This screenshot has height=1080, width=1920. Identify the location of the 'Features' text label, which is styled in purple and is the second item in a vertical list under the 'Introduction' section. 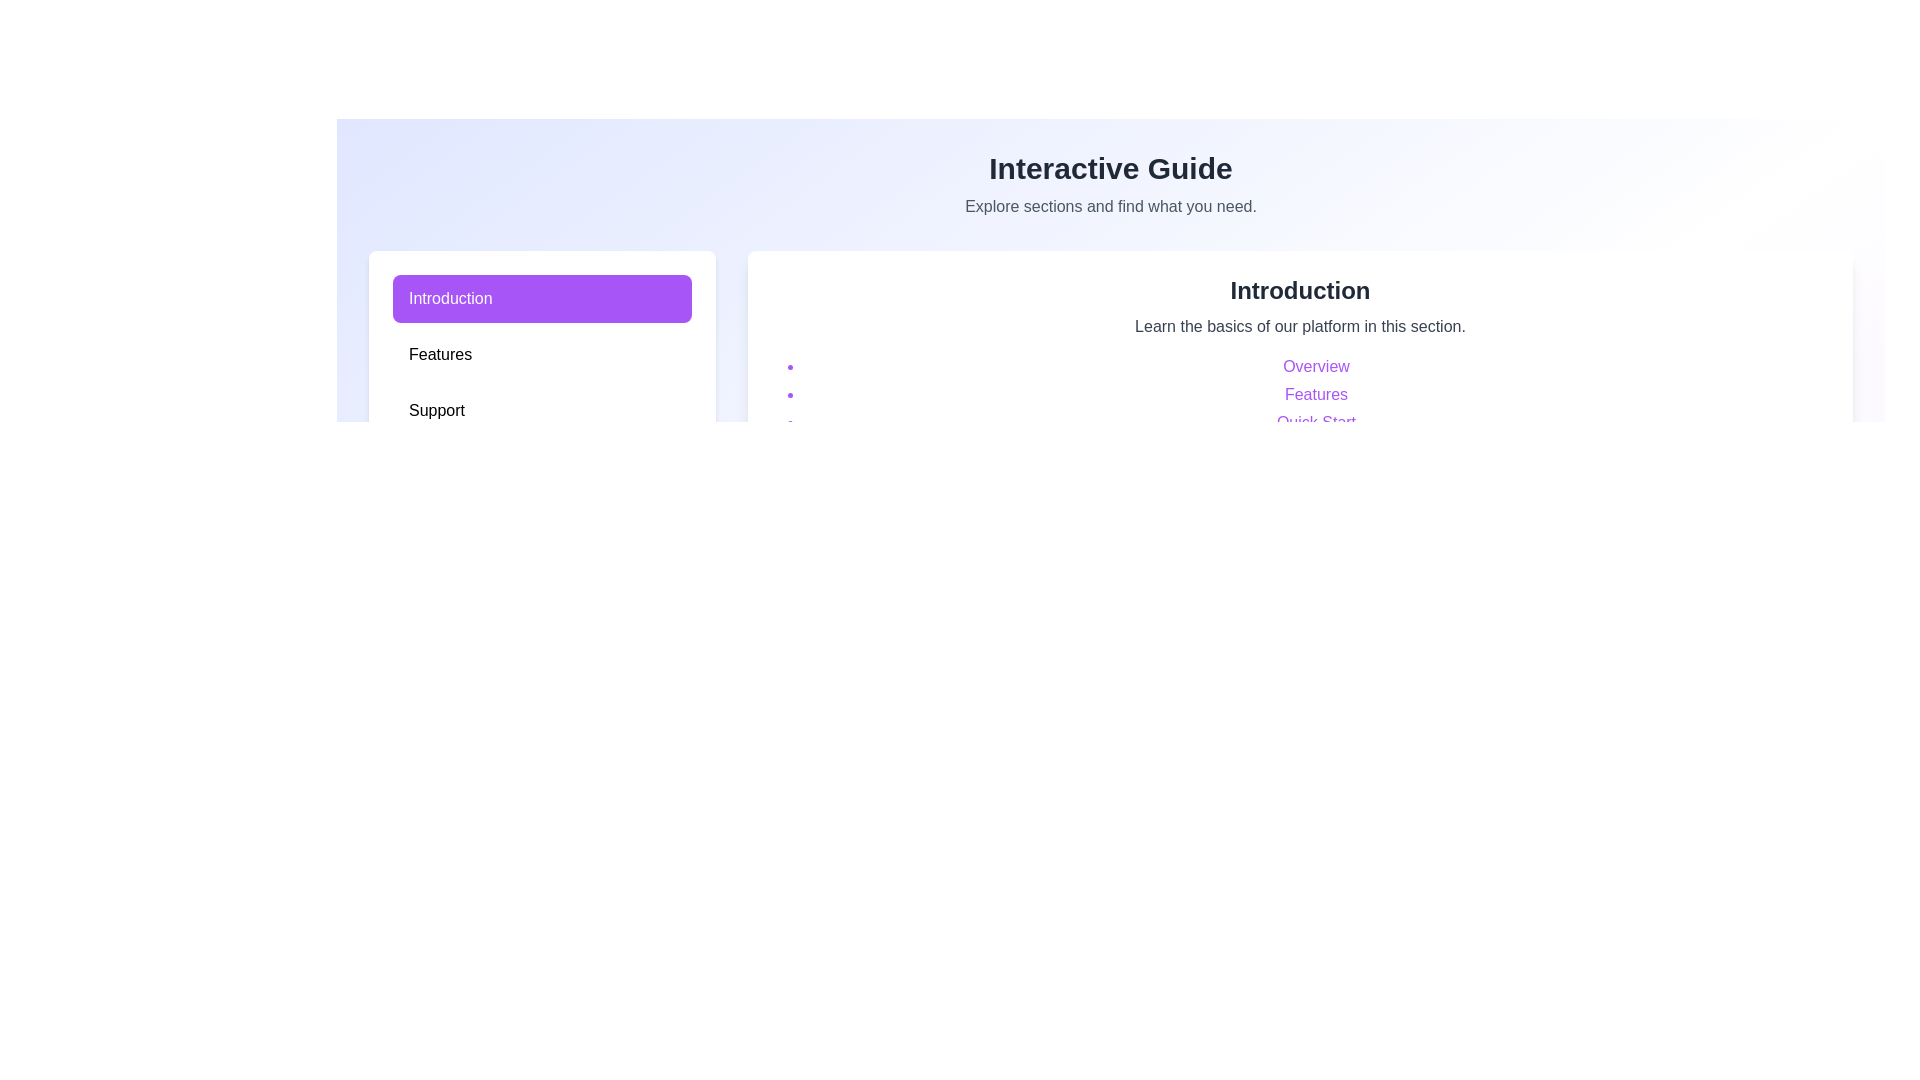
(1316, 394).